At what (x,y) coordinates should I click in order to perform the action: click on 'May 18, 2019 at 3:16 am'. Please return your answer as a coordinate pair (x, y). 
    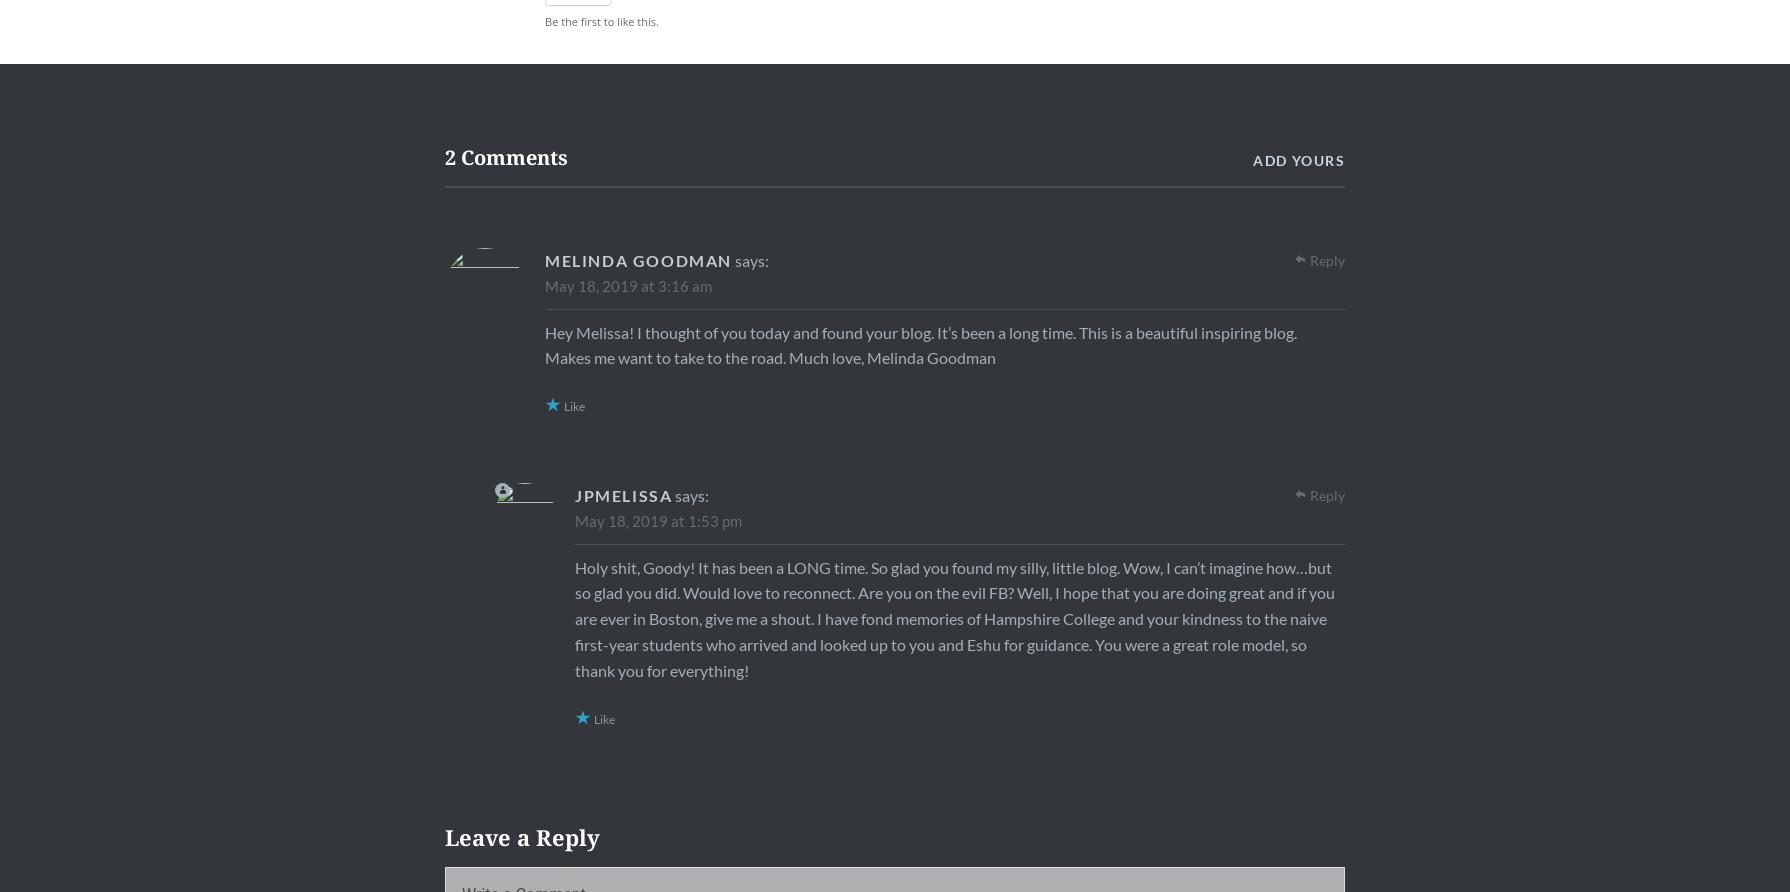
    Looking at the image, I should click on (627, 285).